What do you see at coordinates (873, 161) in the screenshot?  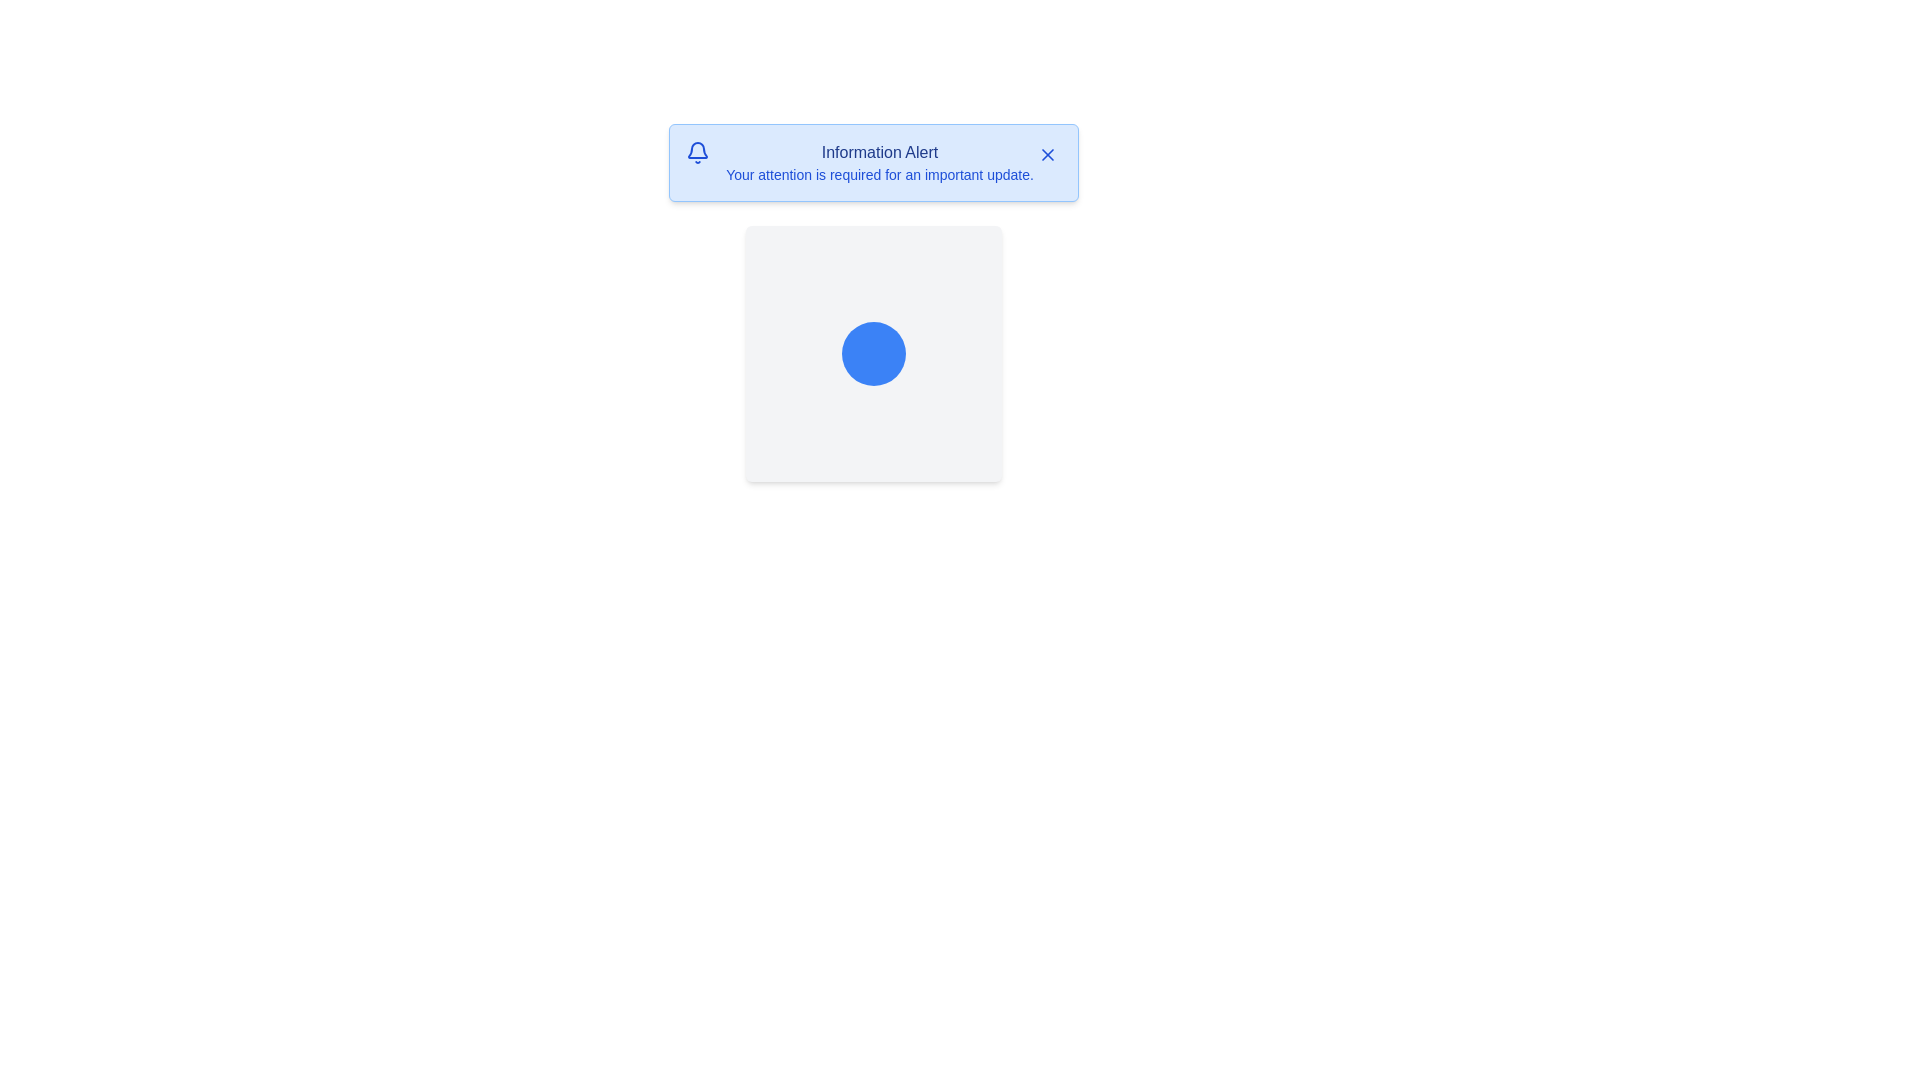 I see `text displayed in the Notification banner which contains the bold informational text 'Information Alert'` at bounding box center [873, 161].